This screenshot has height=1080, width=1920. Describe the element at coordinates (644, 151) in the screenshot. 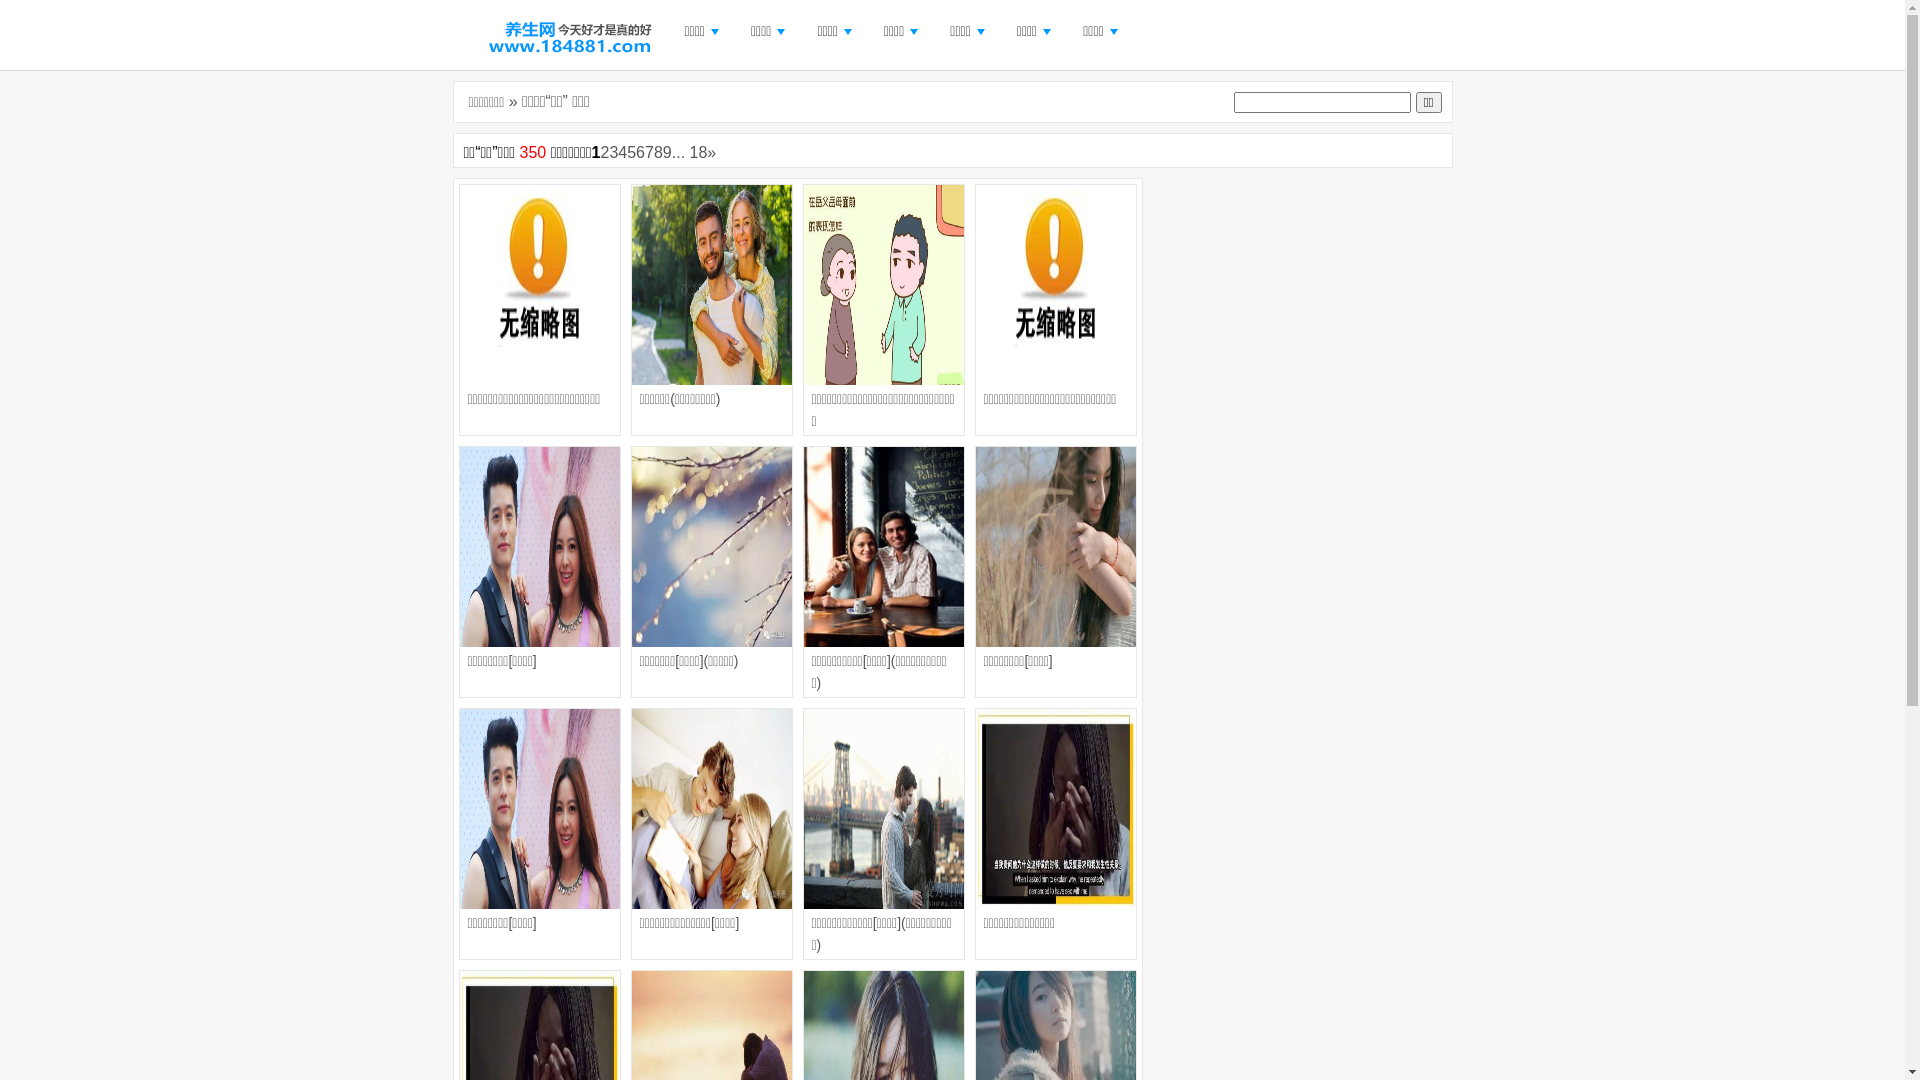

I see `'7'` at that location.